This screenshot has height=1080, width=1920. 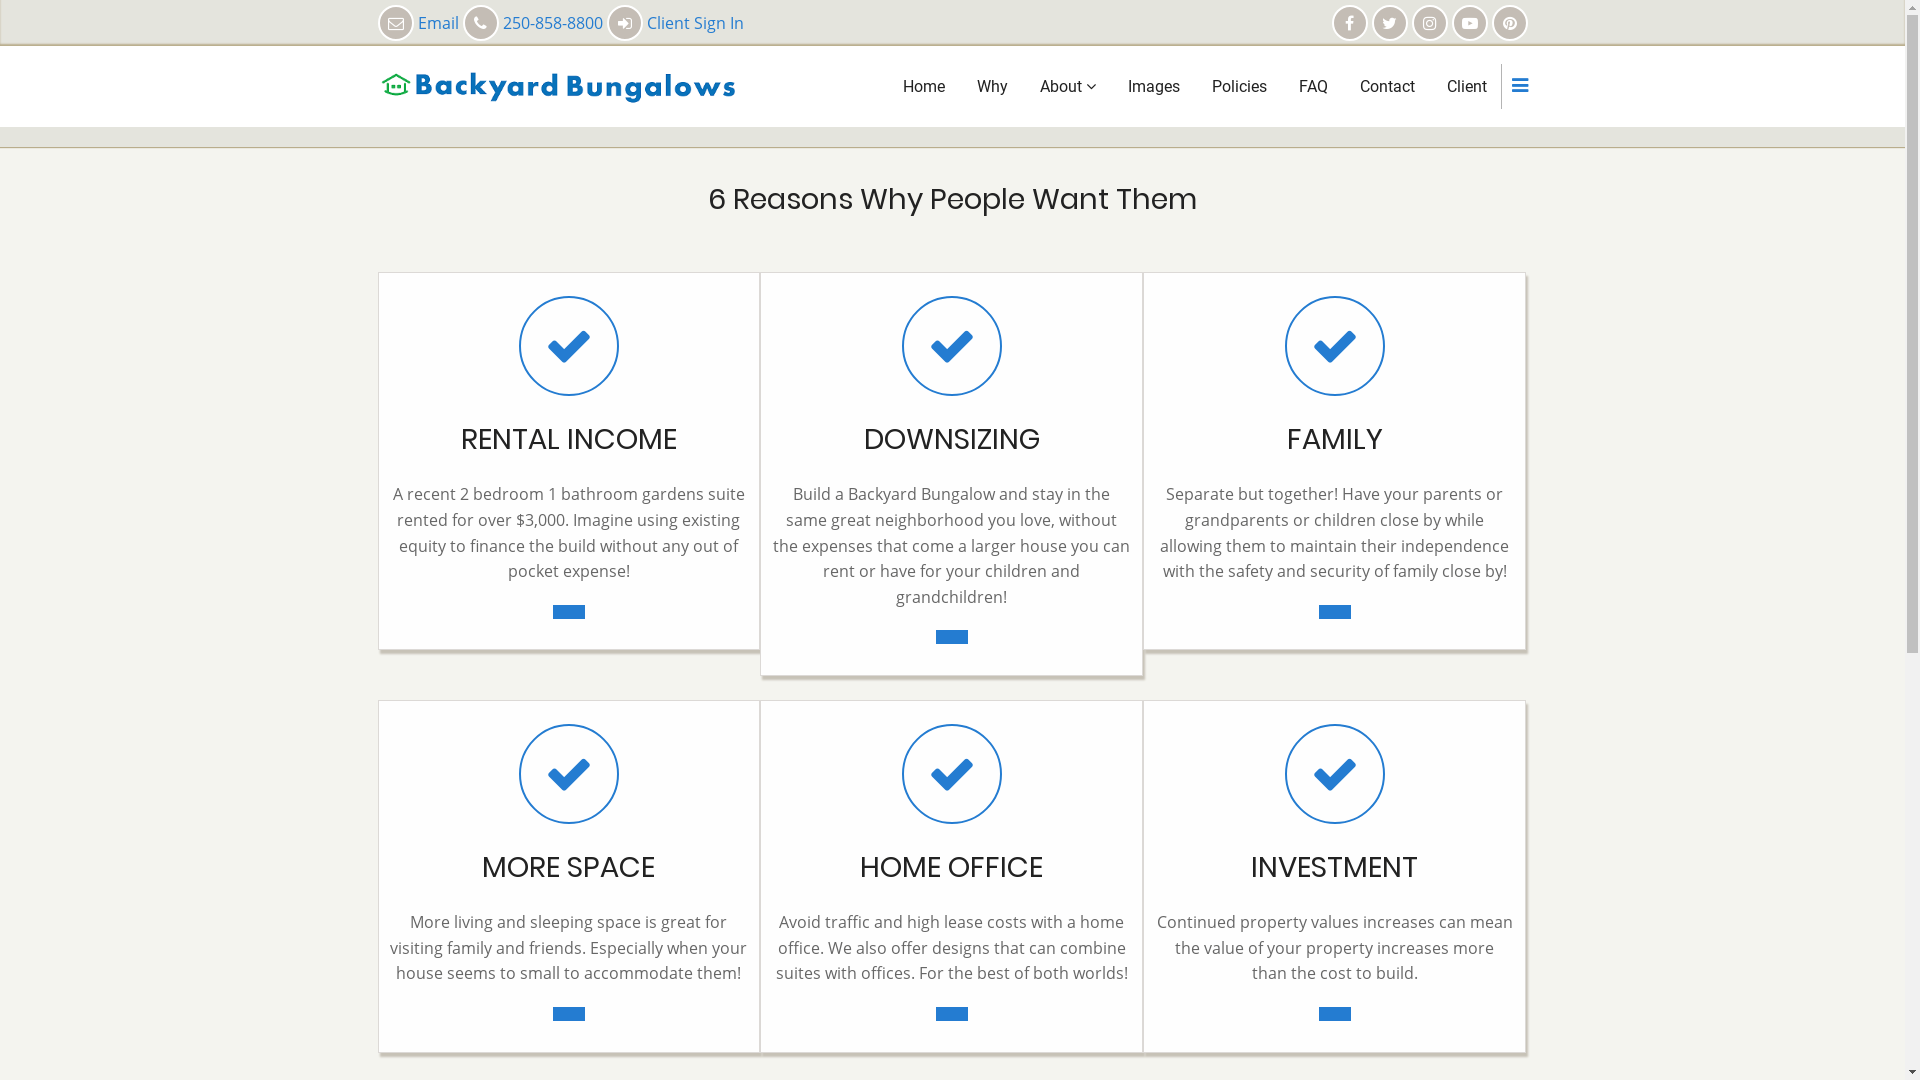 I want to click on 'FAQ', so click(x=1283, y=86).